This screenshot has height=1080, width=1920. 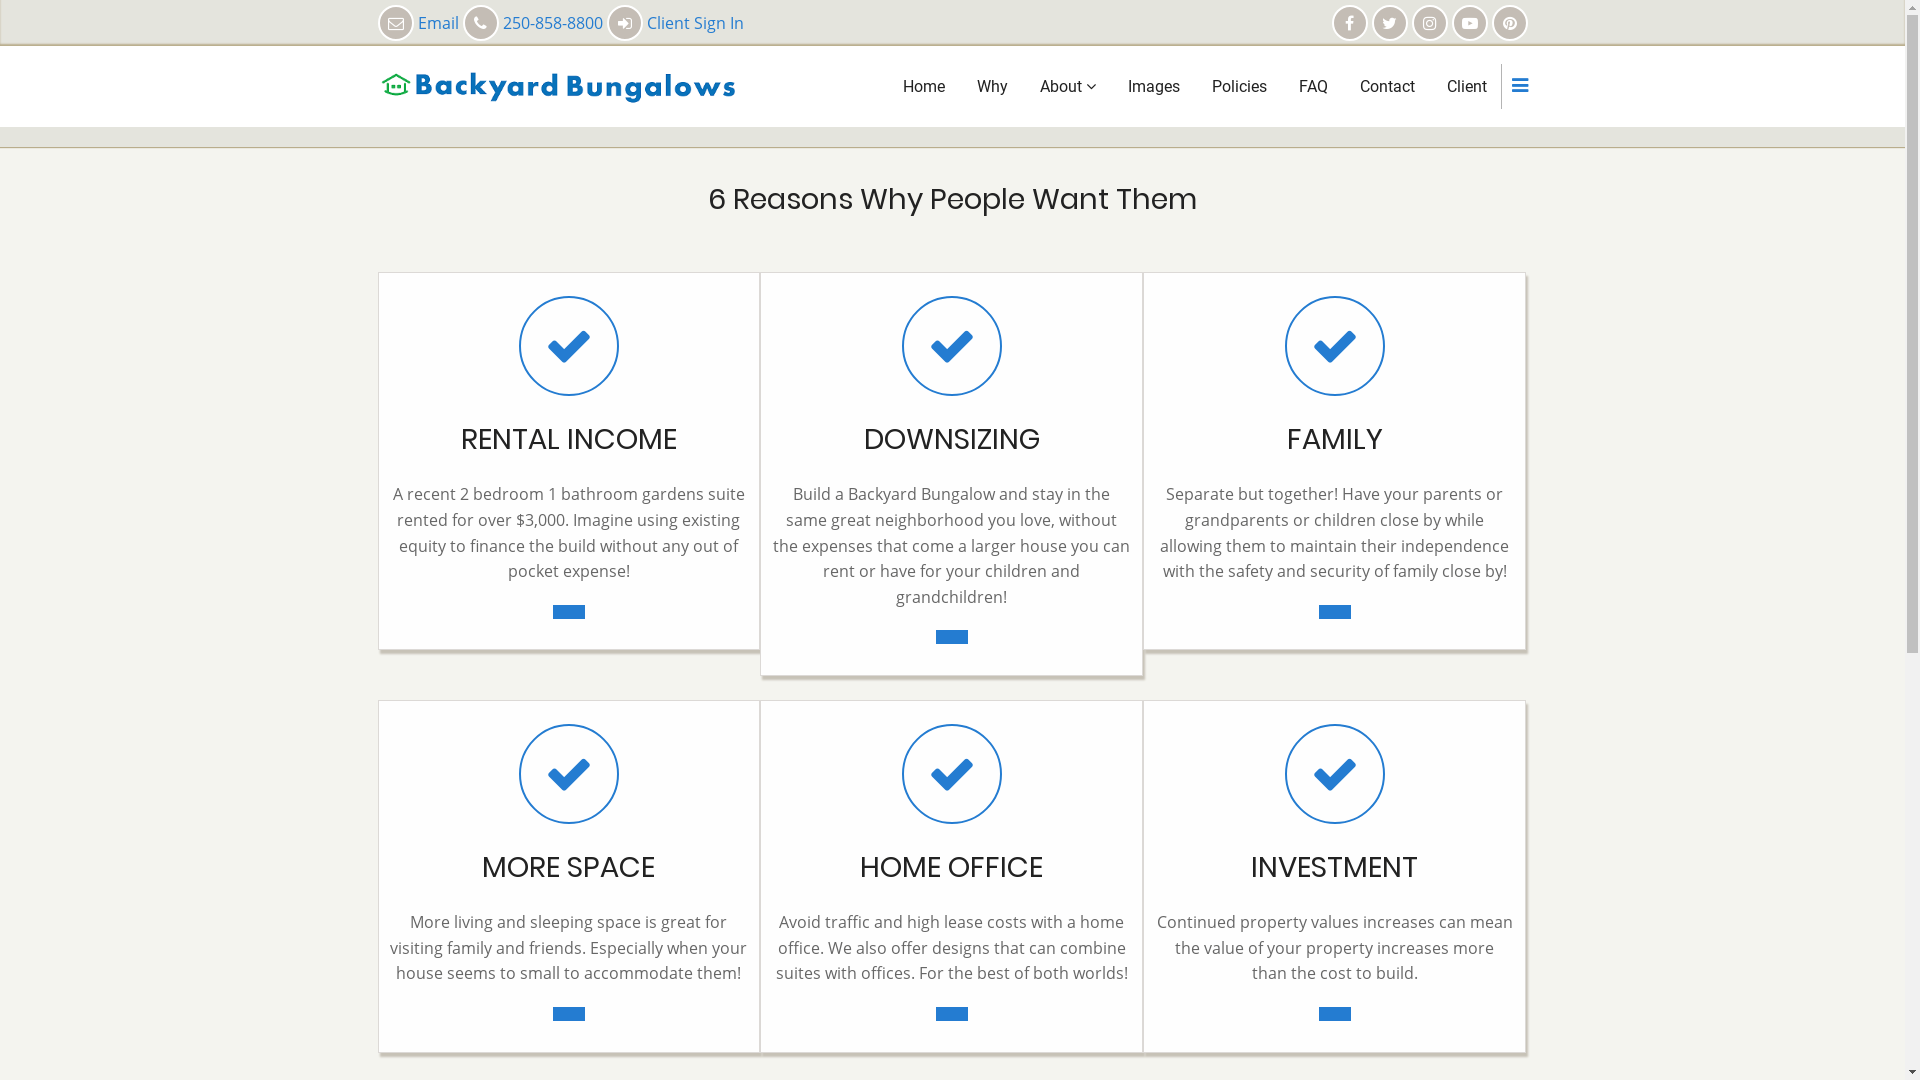 I want to click on 'FAQ', so click(x=1283, y=86).